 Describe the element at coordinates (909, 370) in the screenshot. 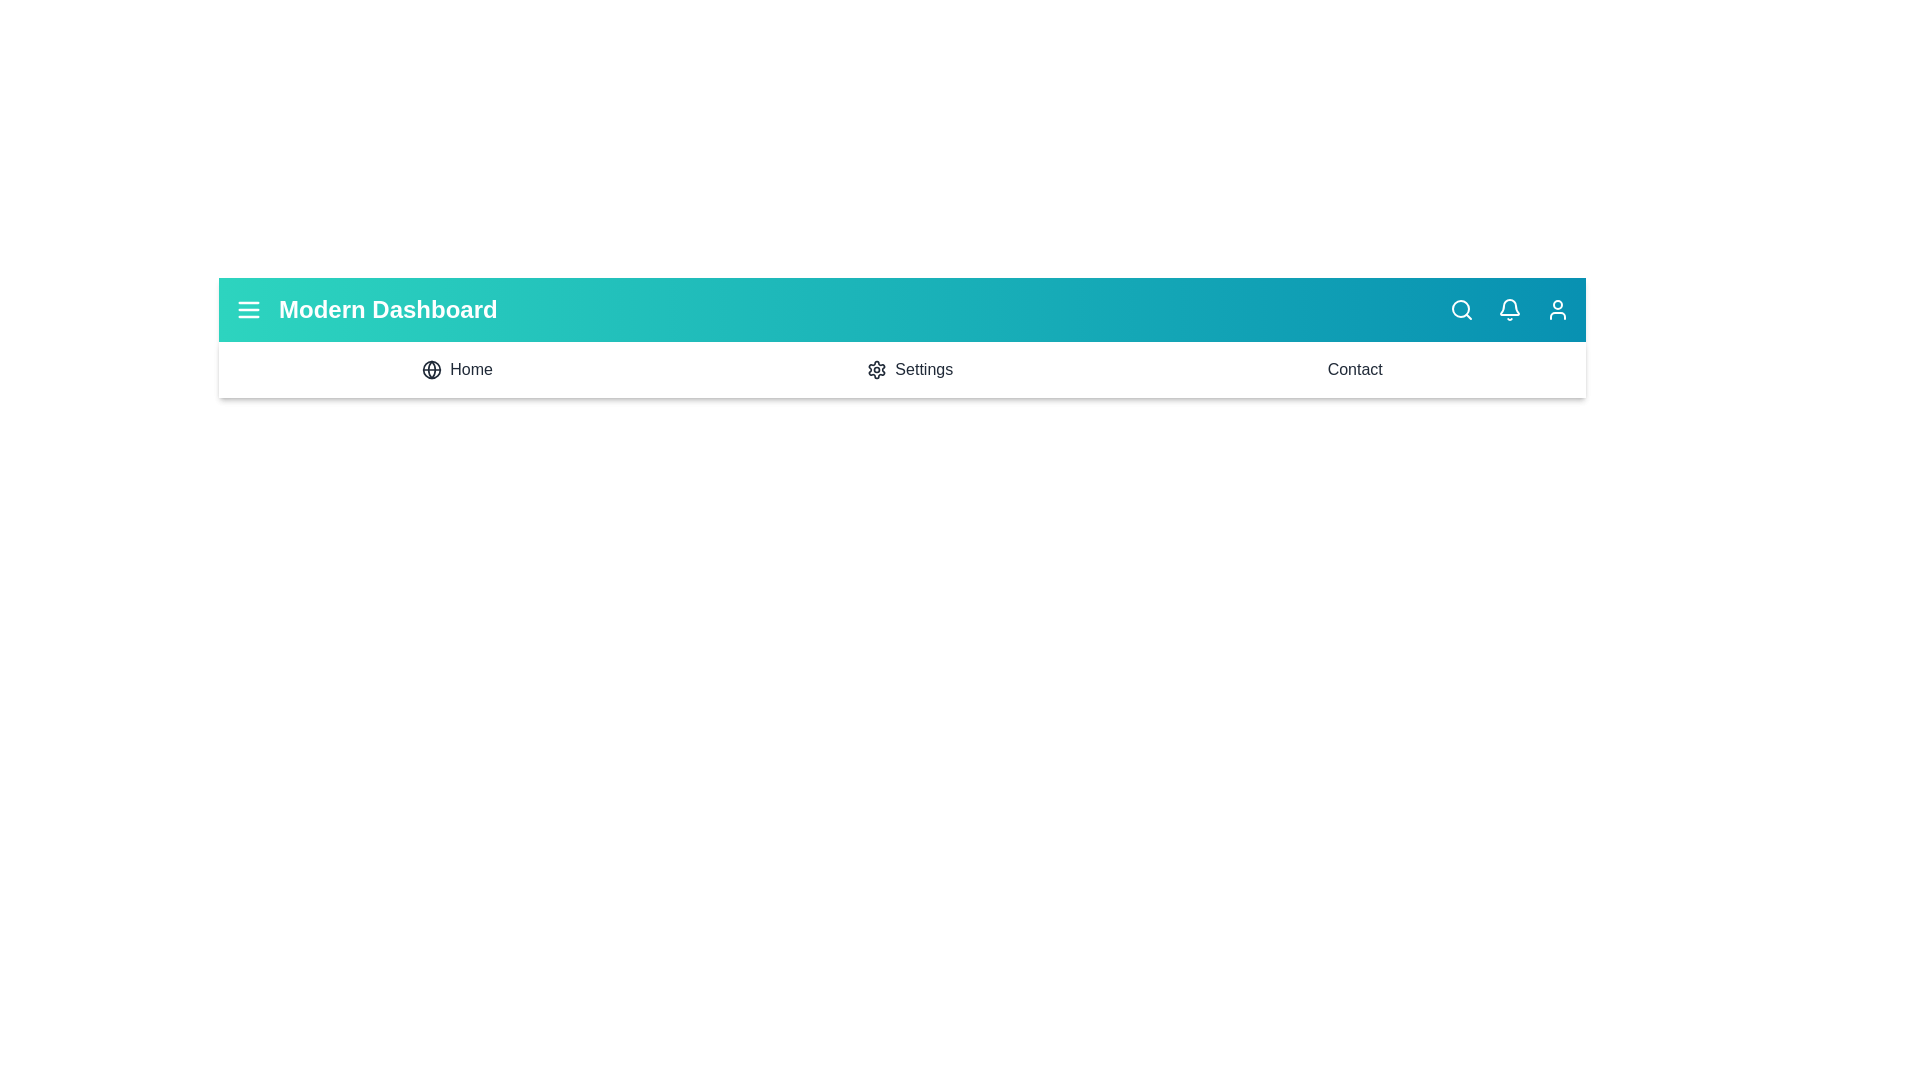

I see `the 'Settings' link in the menu` at that location.